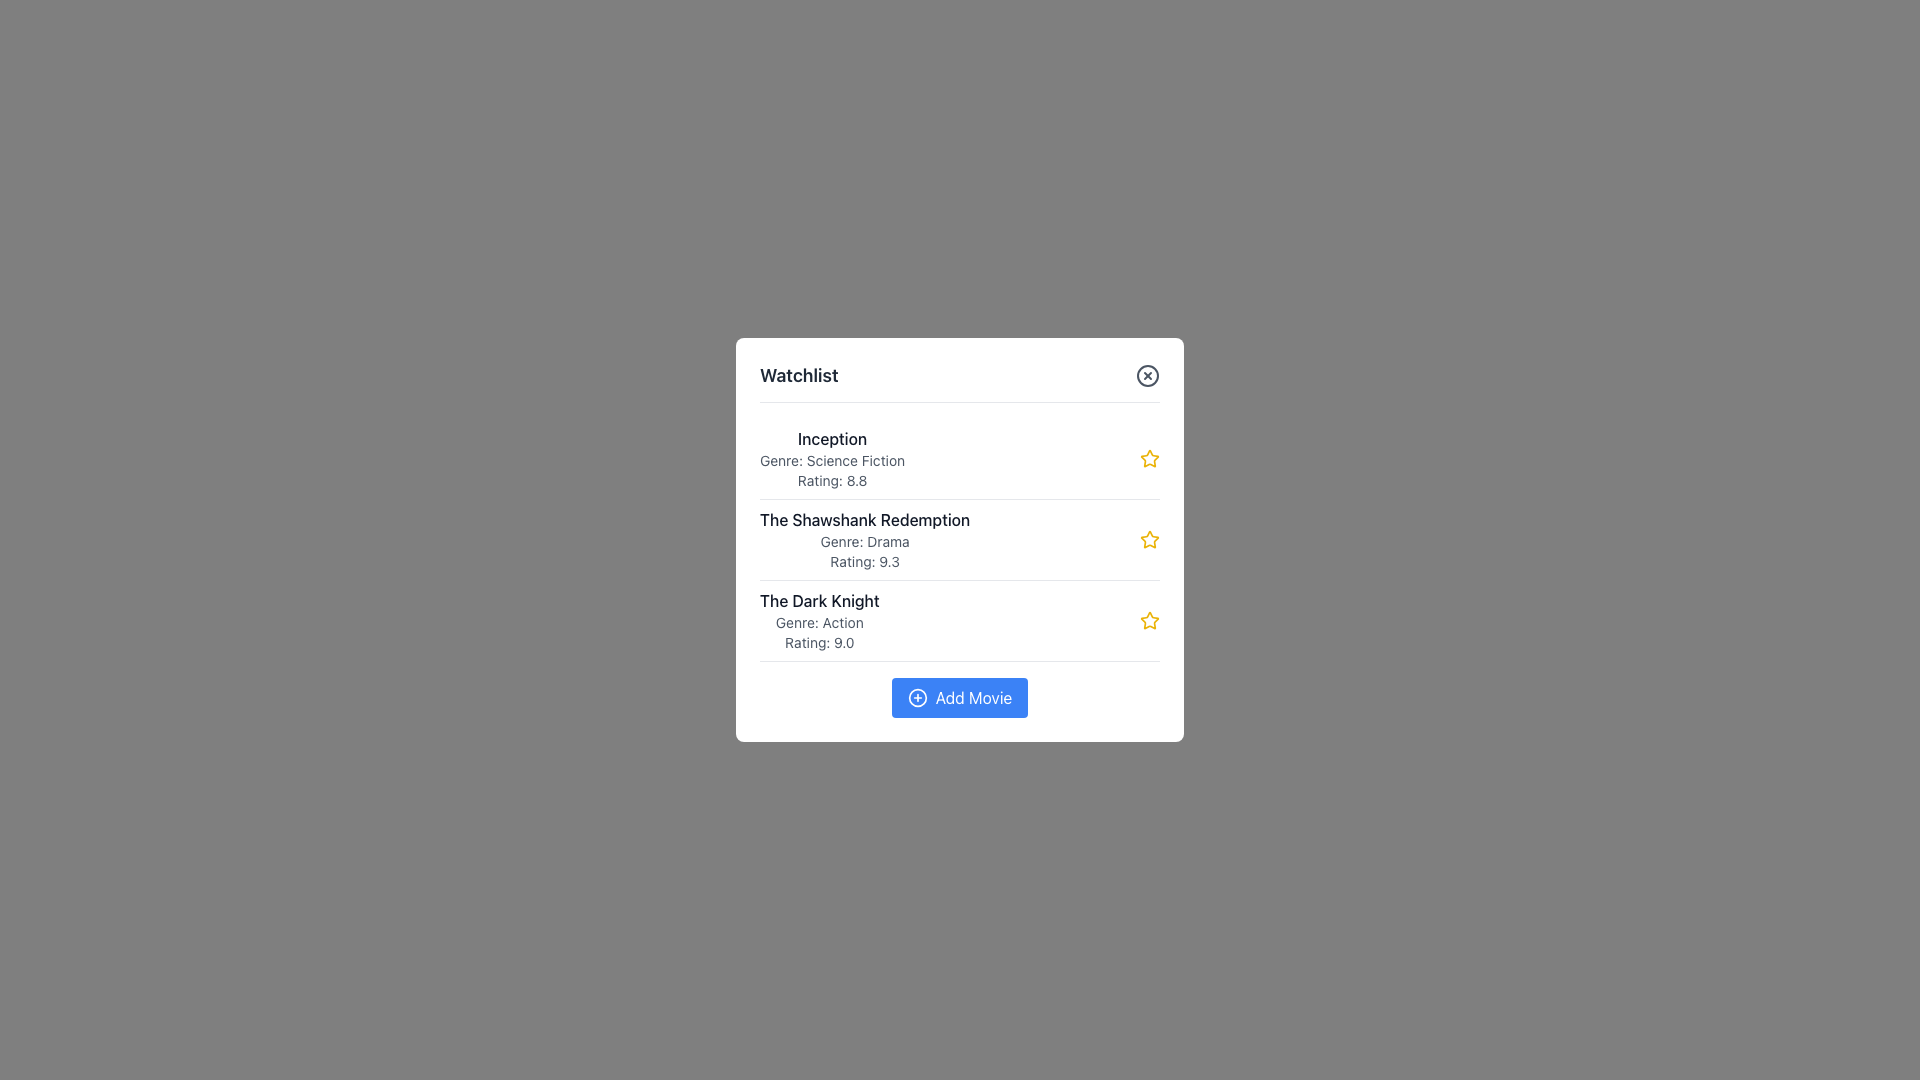 This screenshot has height=1080, width=1920. I want to click on the Text Display element that shows movie details including title, genre, and rating, located in the first row of the 'Watchlist' modal, so click(832, 459).